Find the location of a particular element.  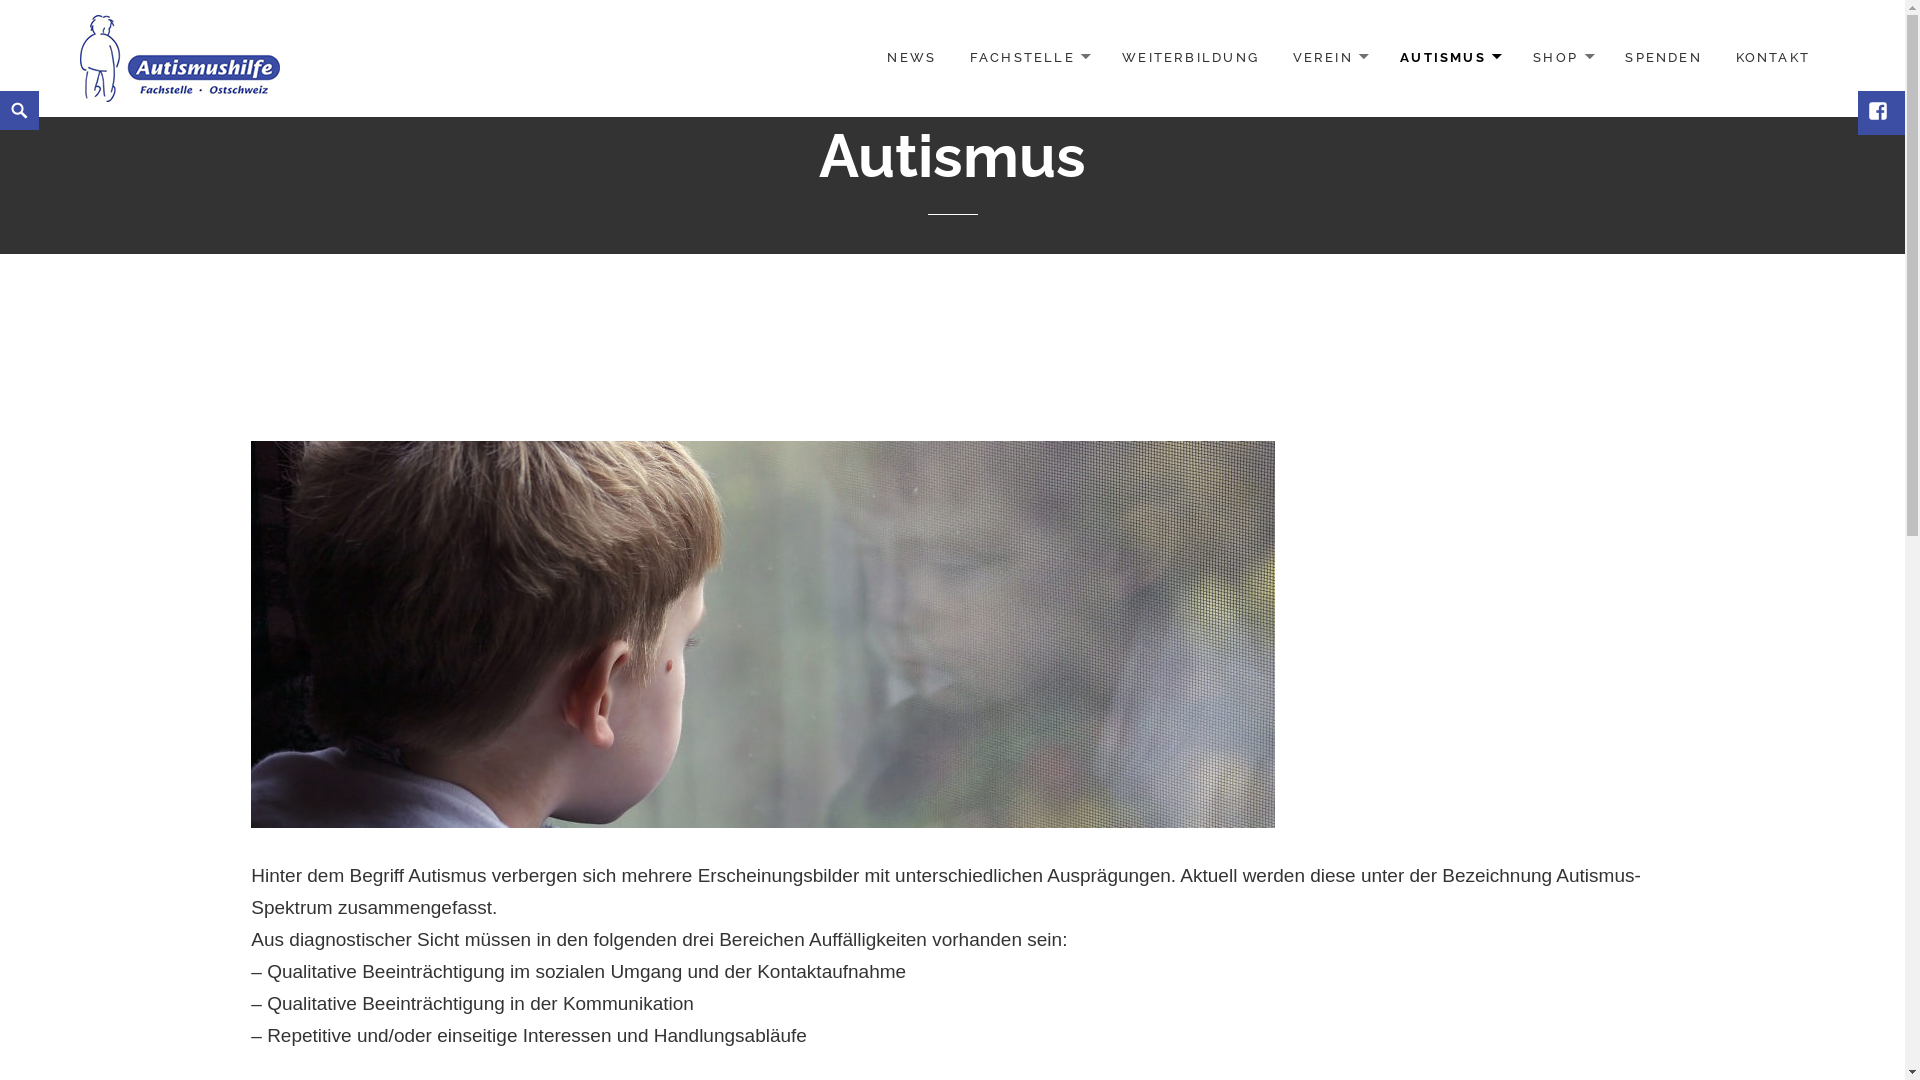

'NEWS' is located at coordinates (910, 56).